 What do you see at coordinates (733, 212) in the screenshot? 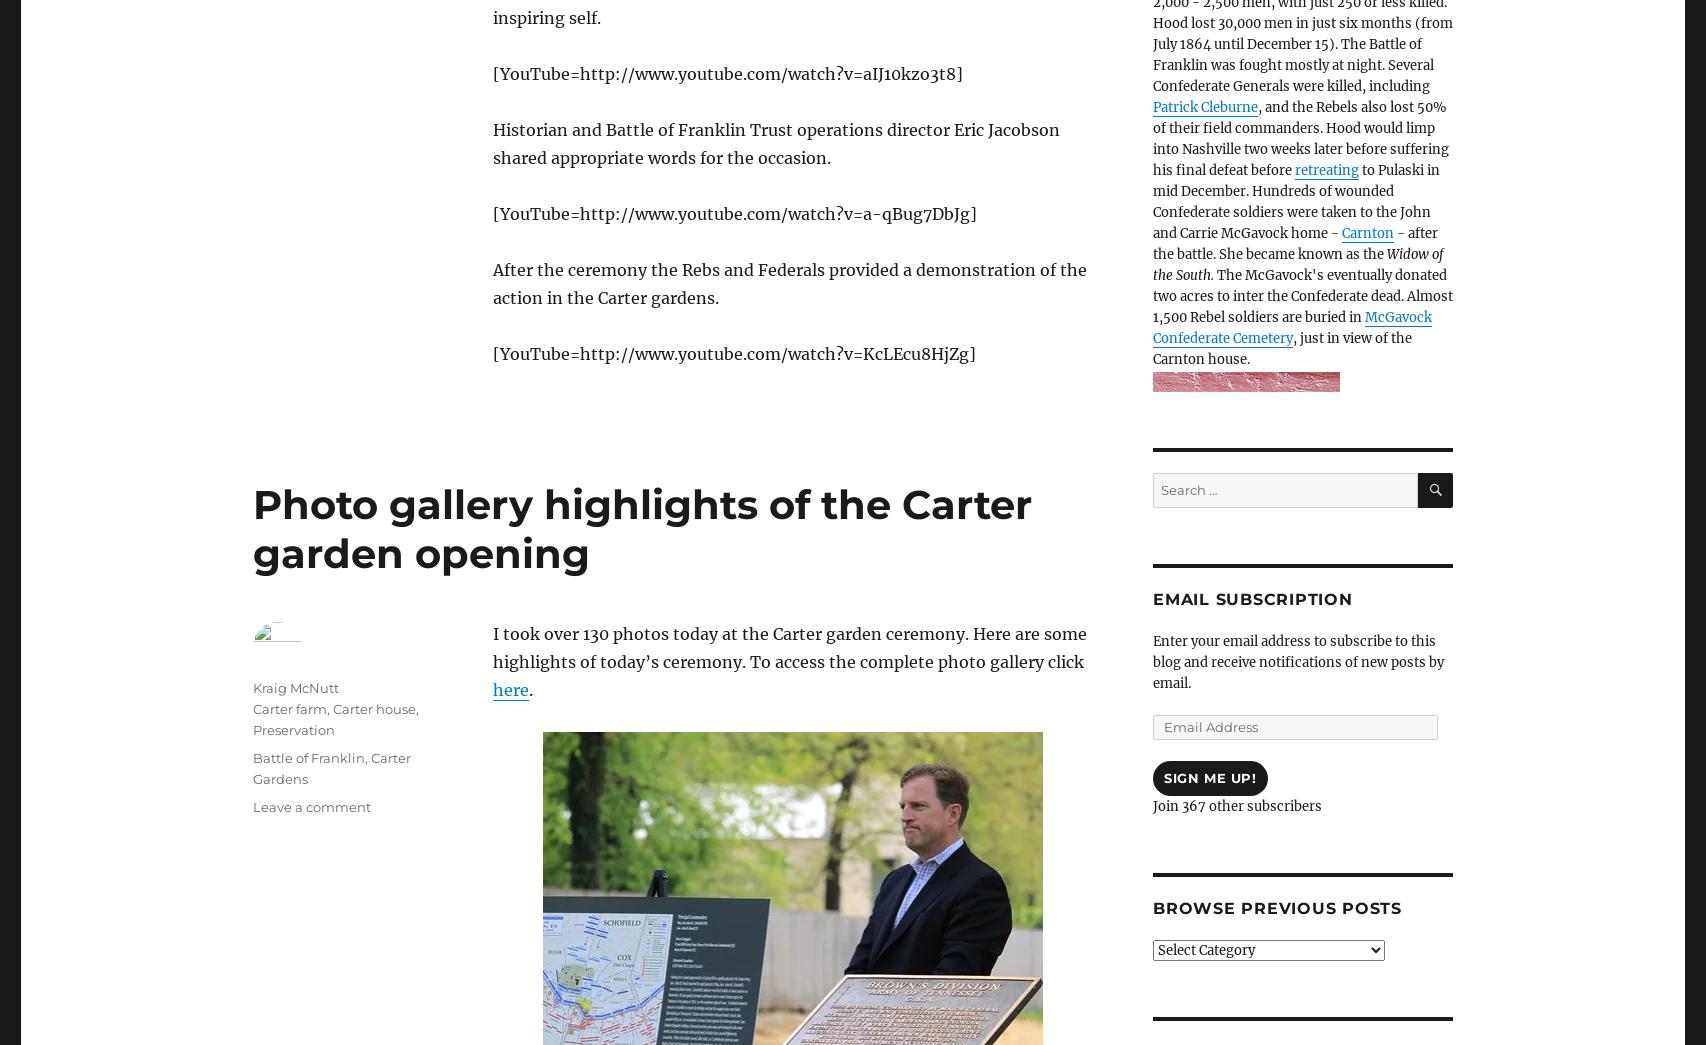
I see `'[YouTube=http://www.youtube.com/watch?v=a-qBug7DbJg]'` at bounding box center [733, 212].